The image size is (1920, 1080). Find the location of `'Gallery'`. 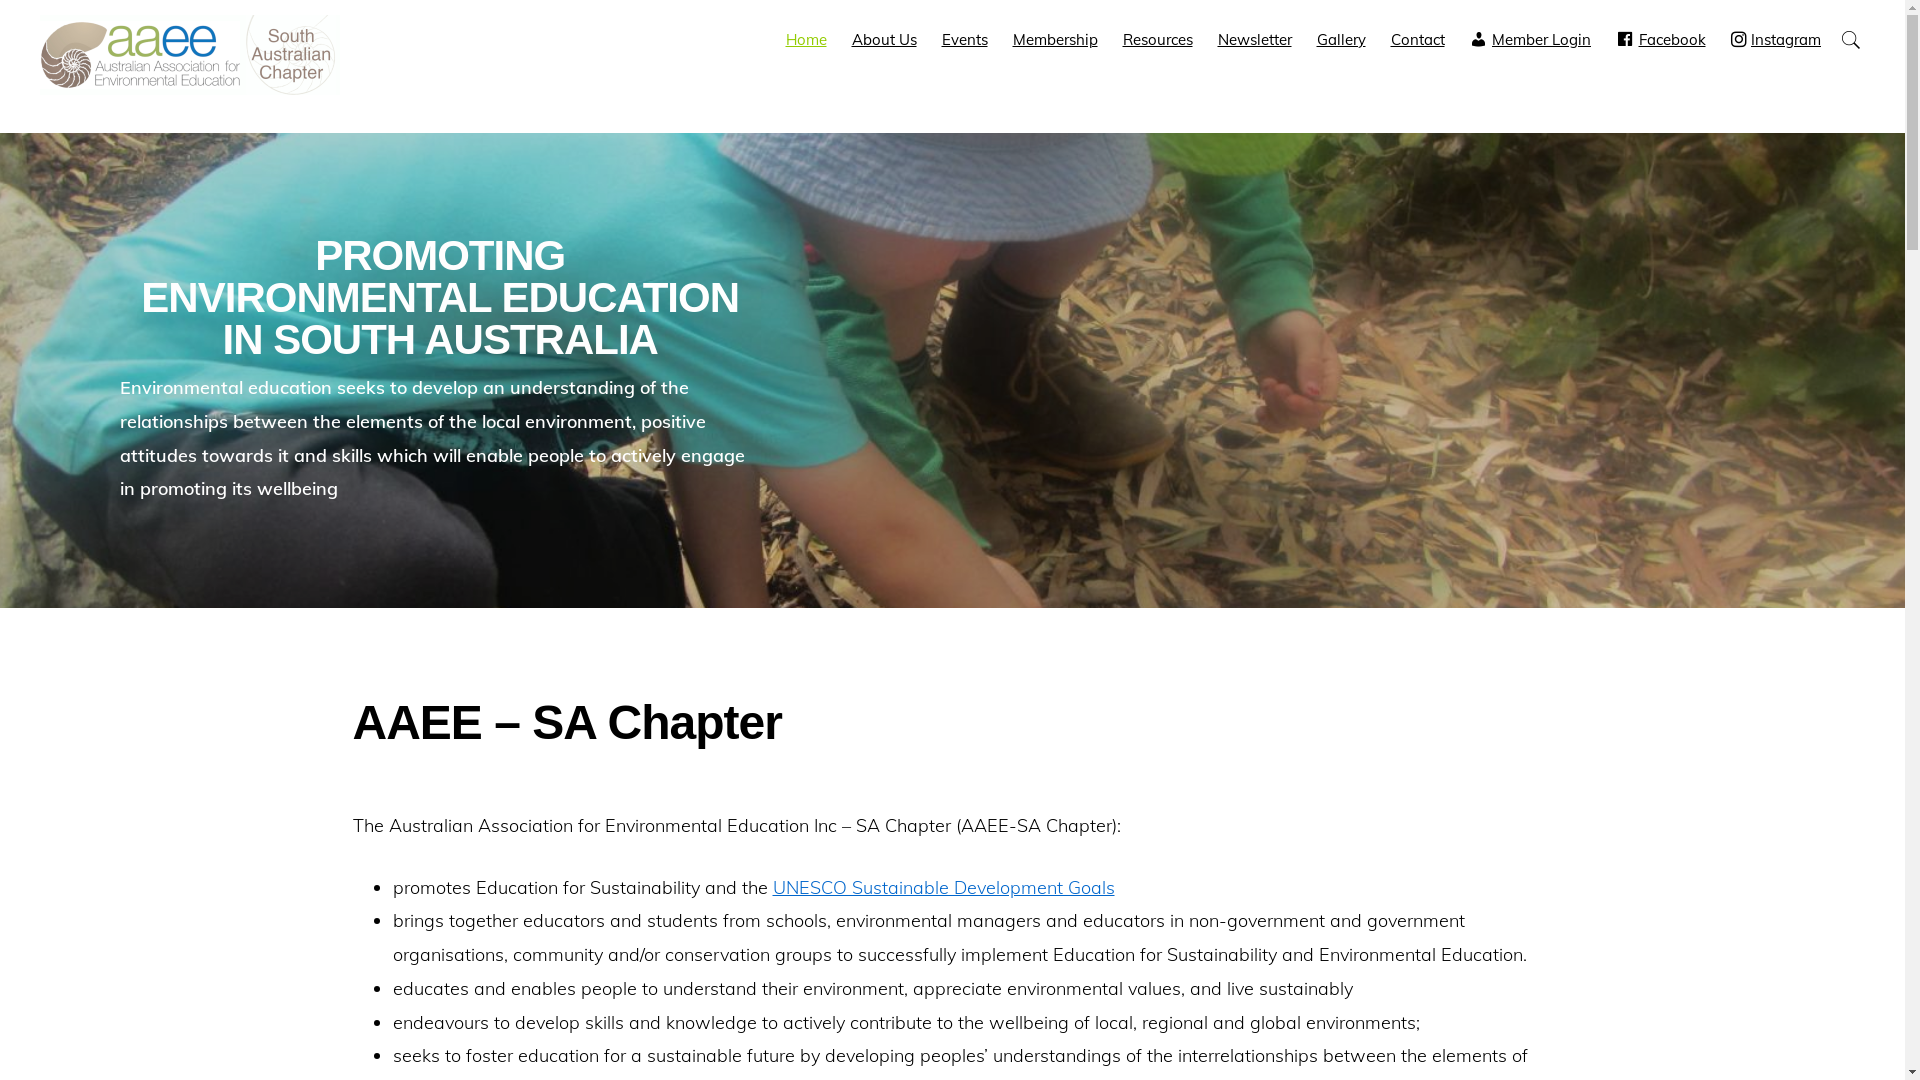

'Gallery' is located at coordinates (1340, 39).